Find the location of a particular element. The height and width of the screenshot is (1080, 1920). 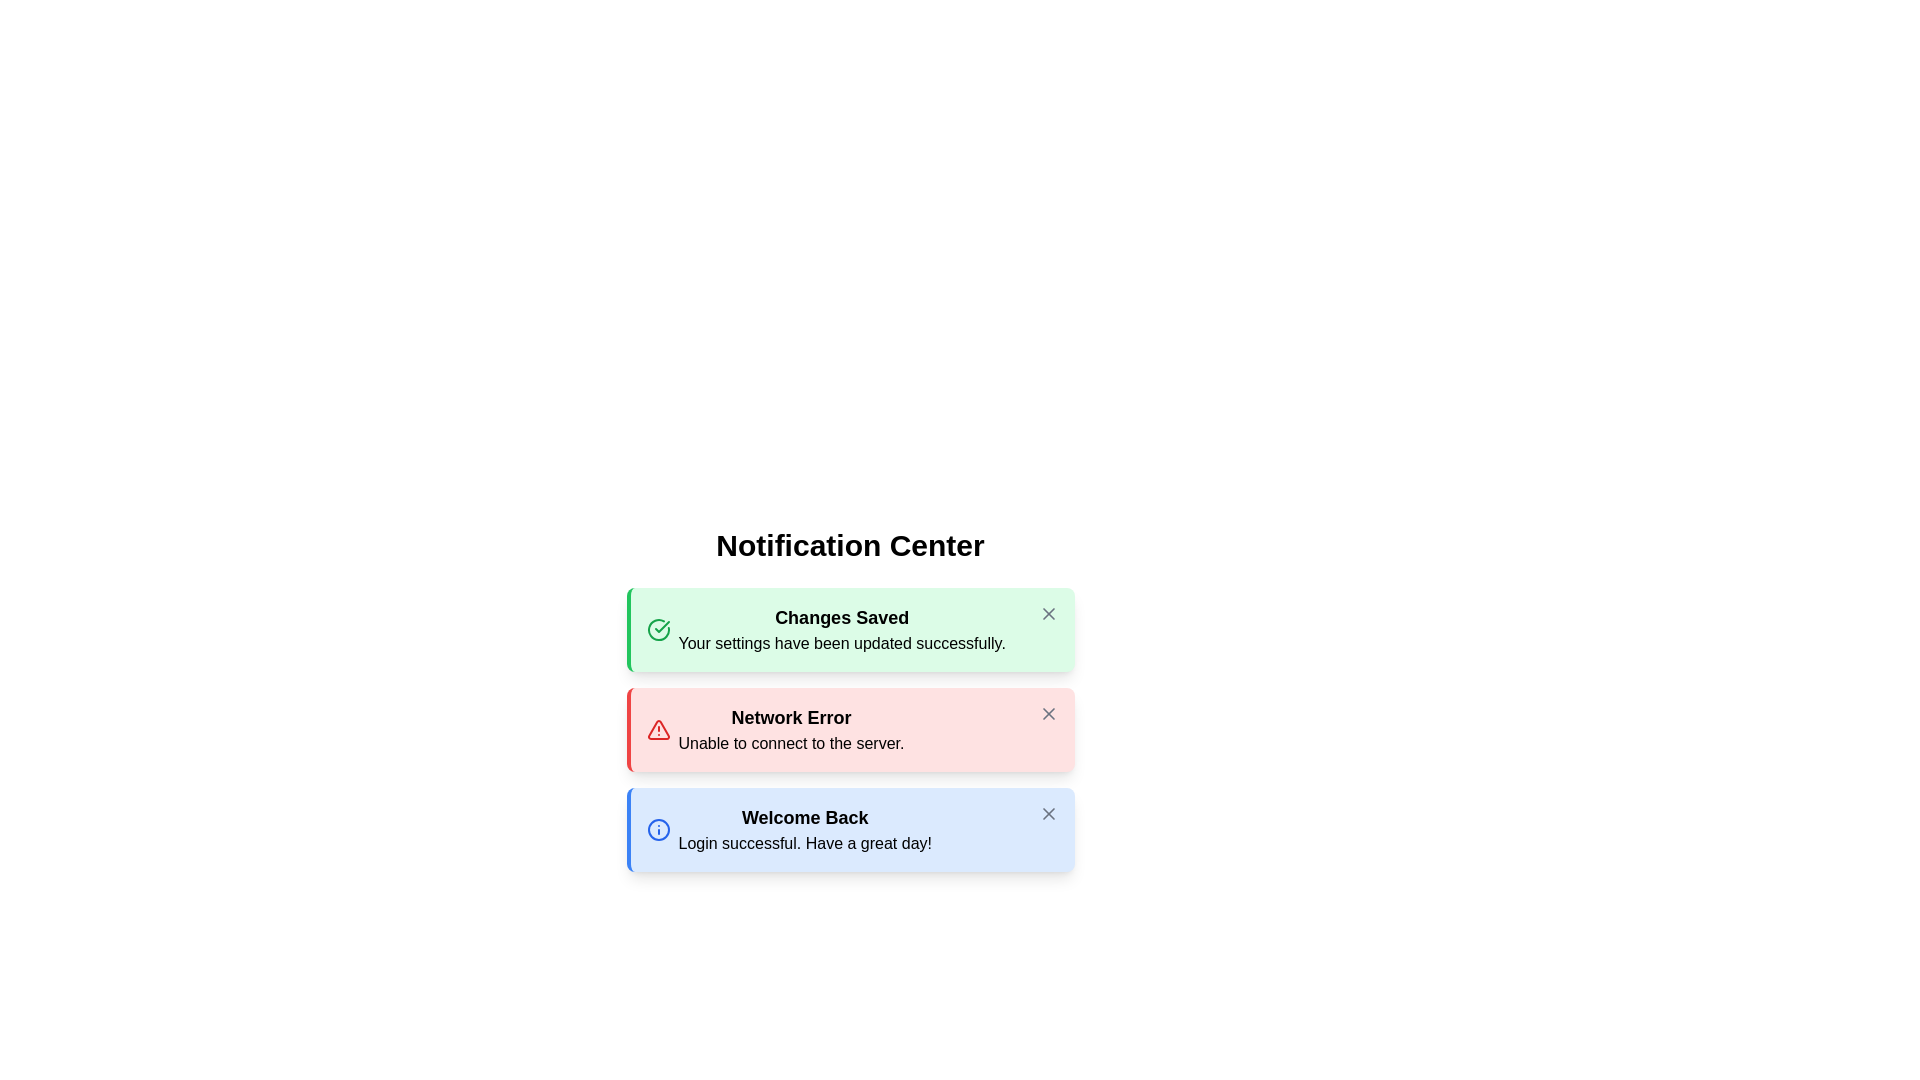

the close button styled as a small 'X' symbol located at the top-right corner of the green notification card that indicates 'Changes Saved' is located at coordinates (1047, 612).